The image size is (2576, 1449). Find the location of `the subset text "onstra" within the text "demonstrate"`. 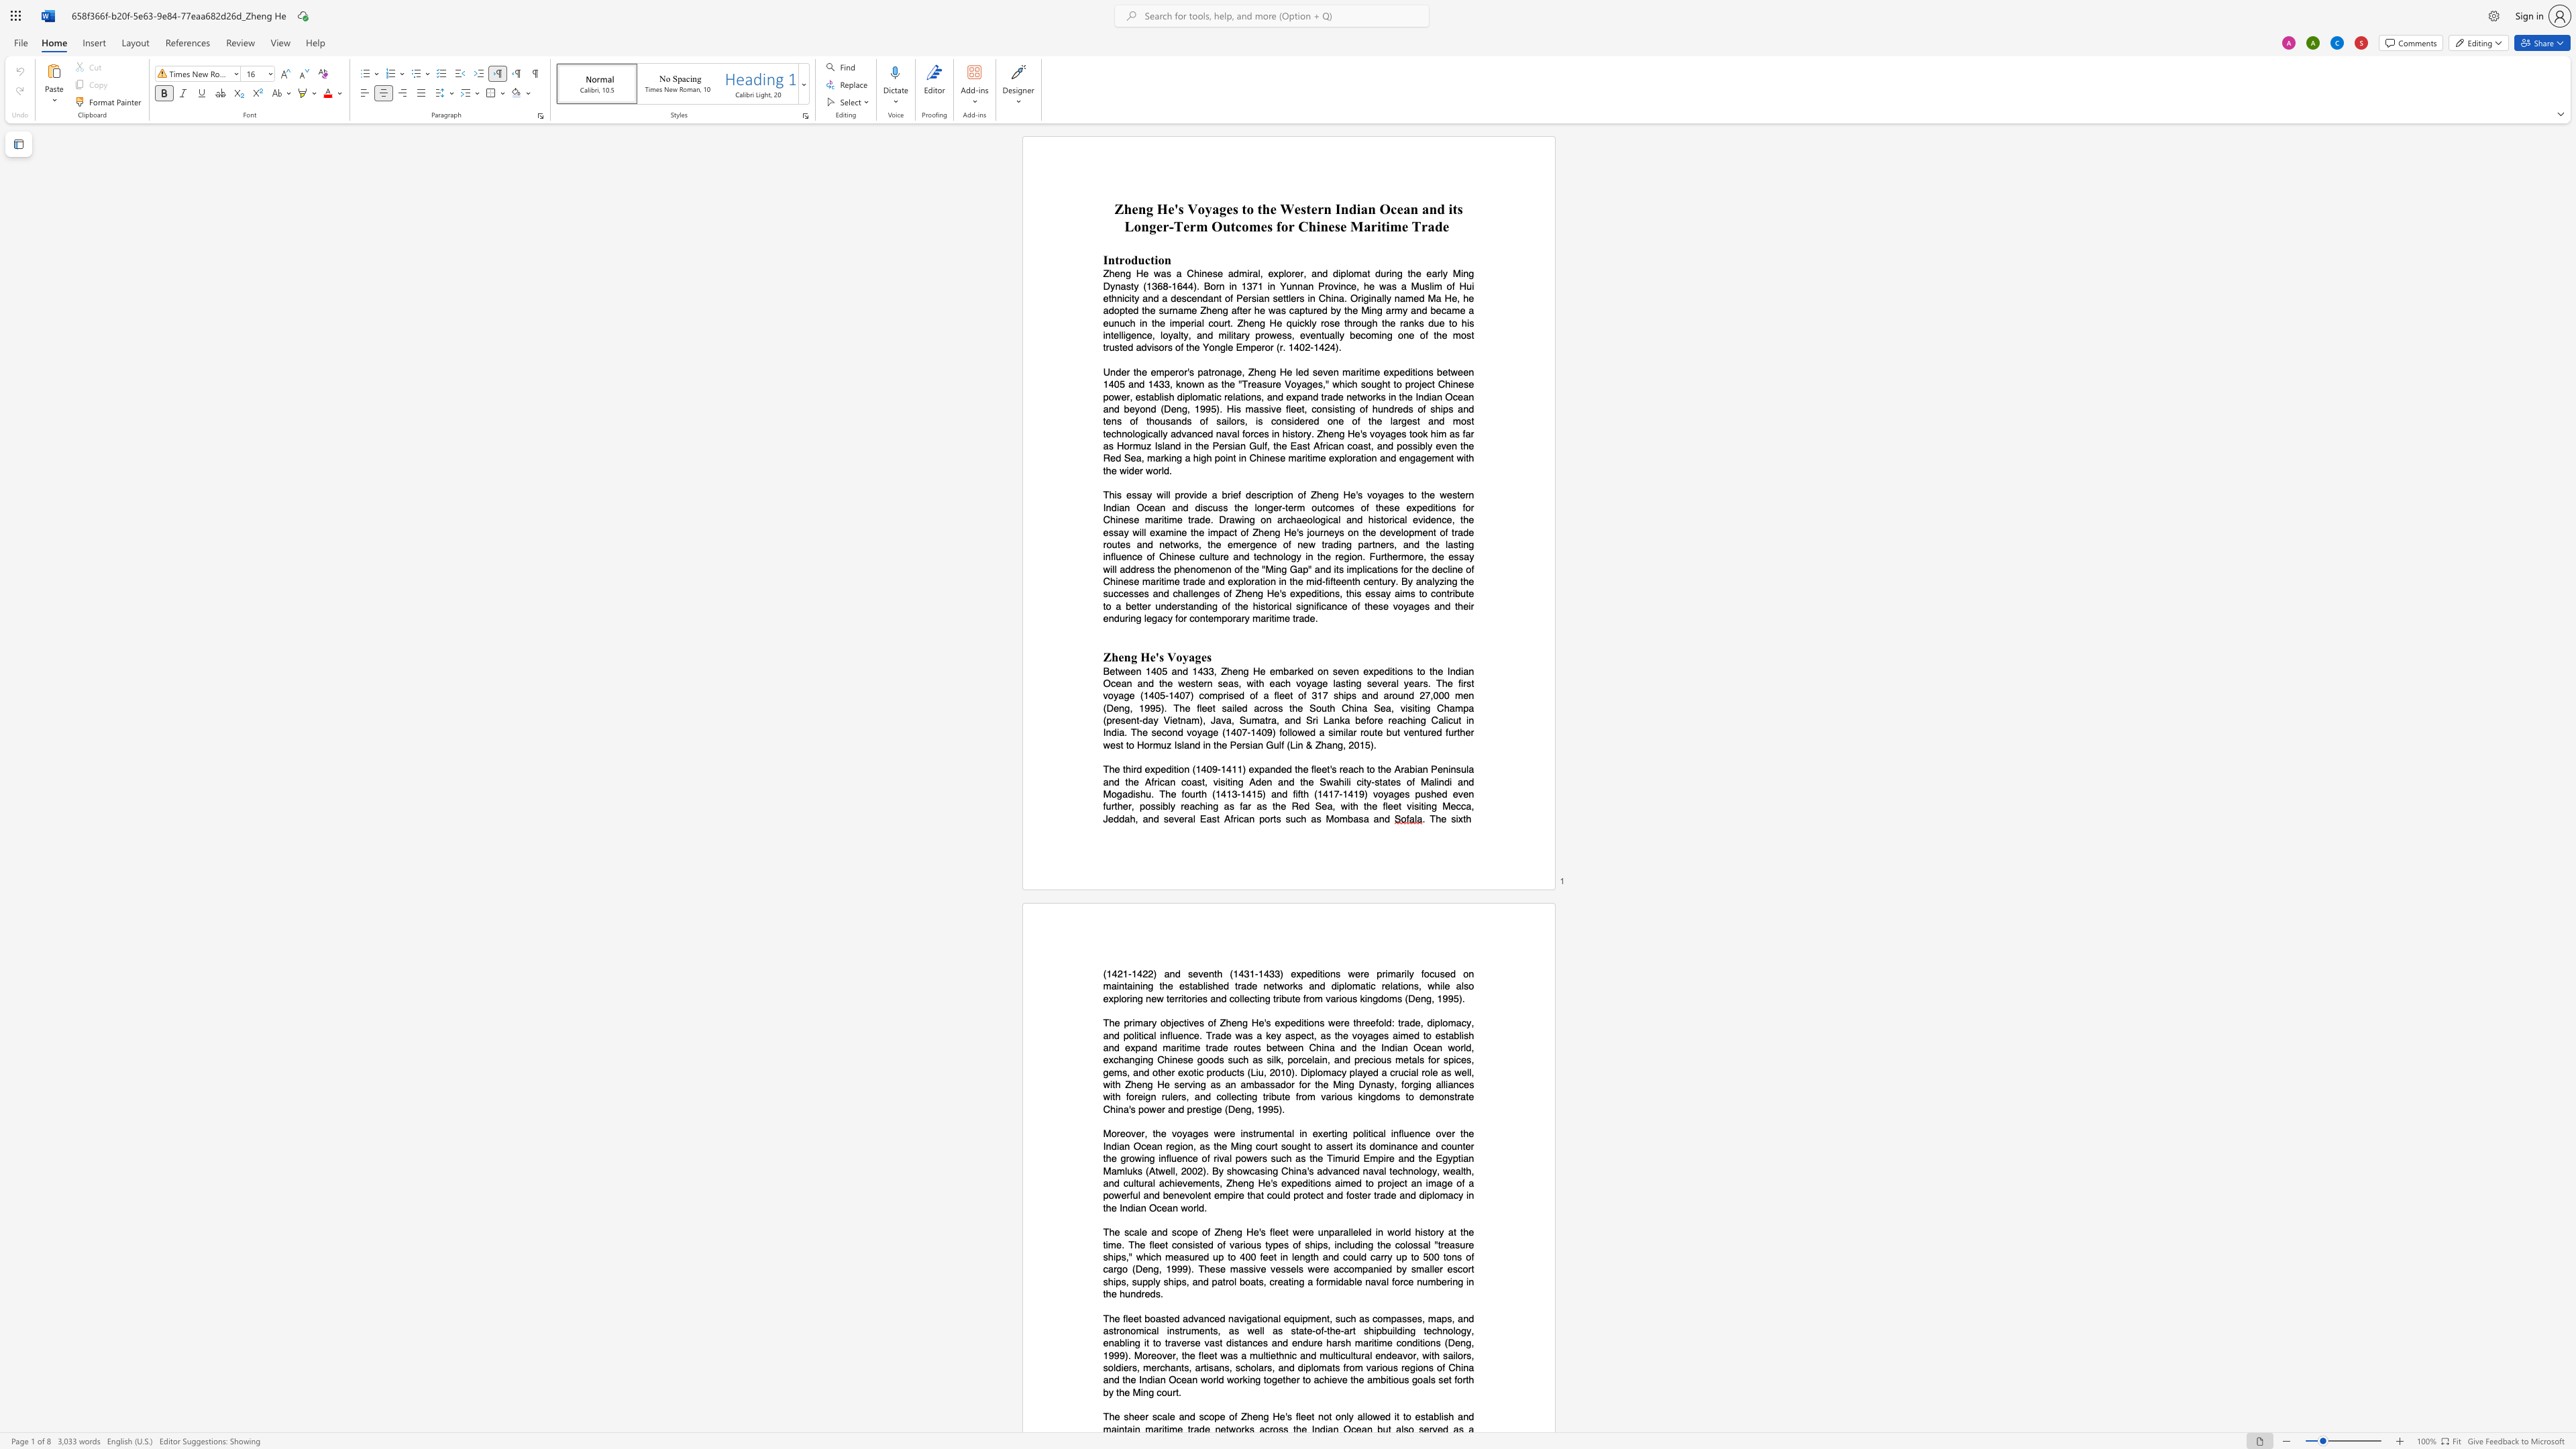

the subset text "onstra" within the text "demonstrate" is located at coordinates (1438, 1096).